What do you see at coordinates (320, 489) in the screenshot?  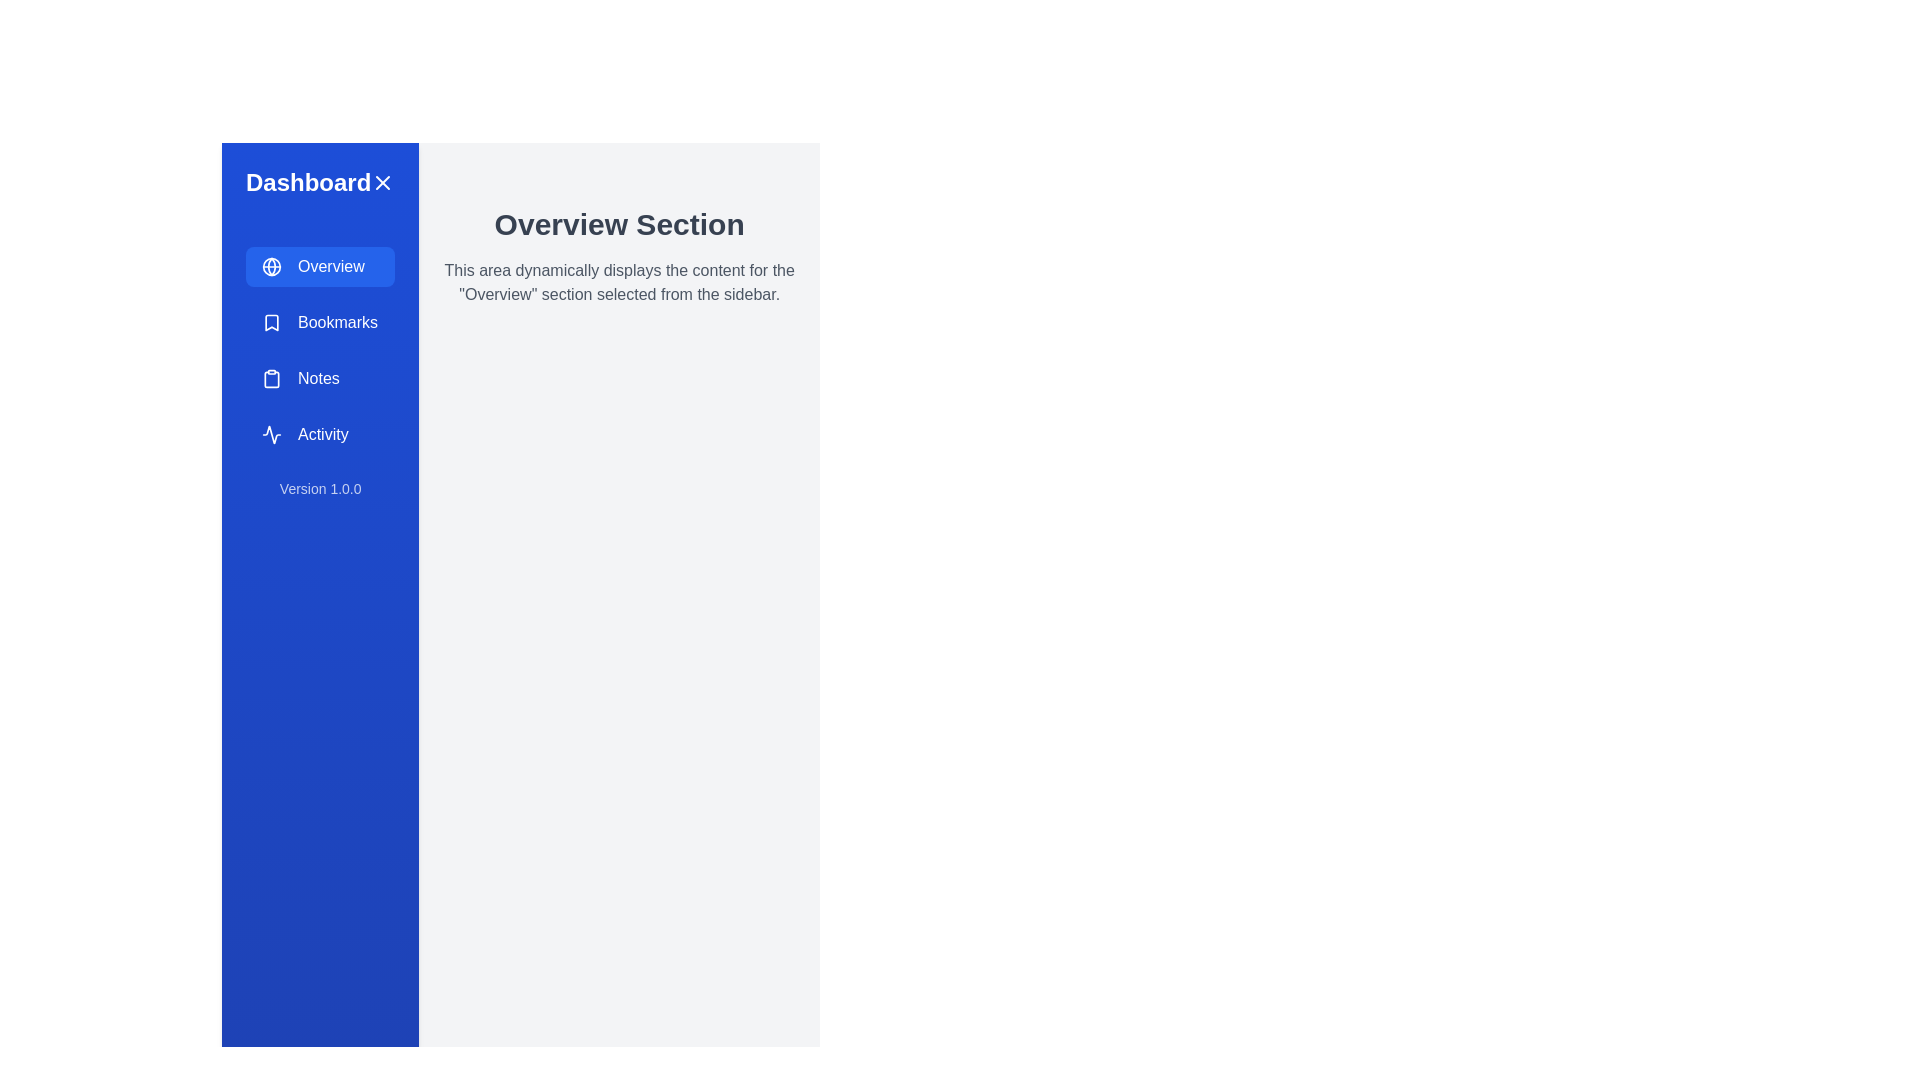 I see `the 'Version 1.0.0' text to view the application version information` at bounding box center [320, 489].